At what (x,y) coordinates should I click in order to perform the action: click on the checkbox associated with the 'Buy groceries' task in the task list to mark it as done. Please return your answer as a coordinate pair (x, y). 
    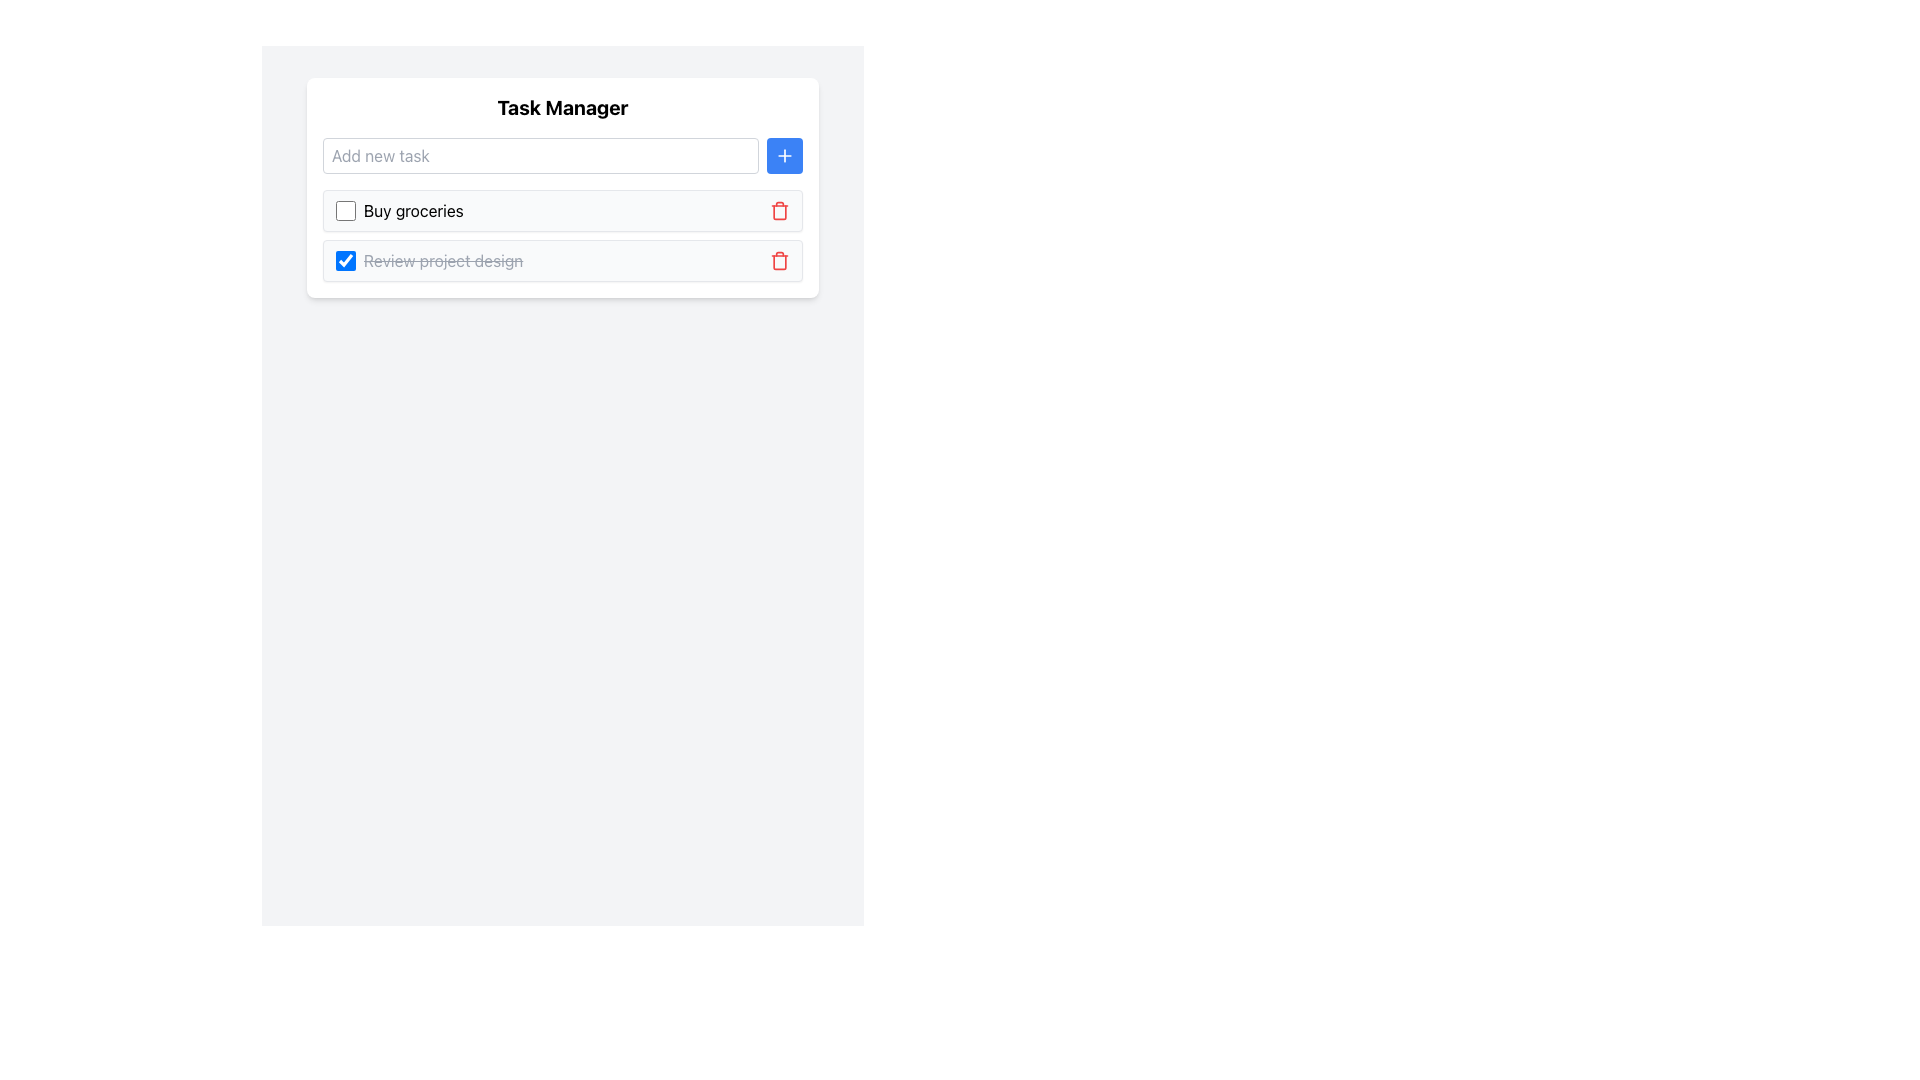
    Looking at the image, I should click on (399, 211).